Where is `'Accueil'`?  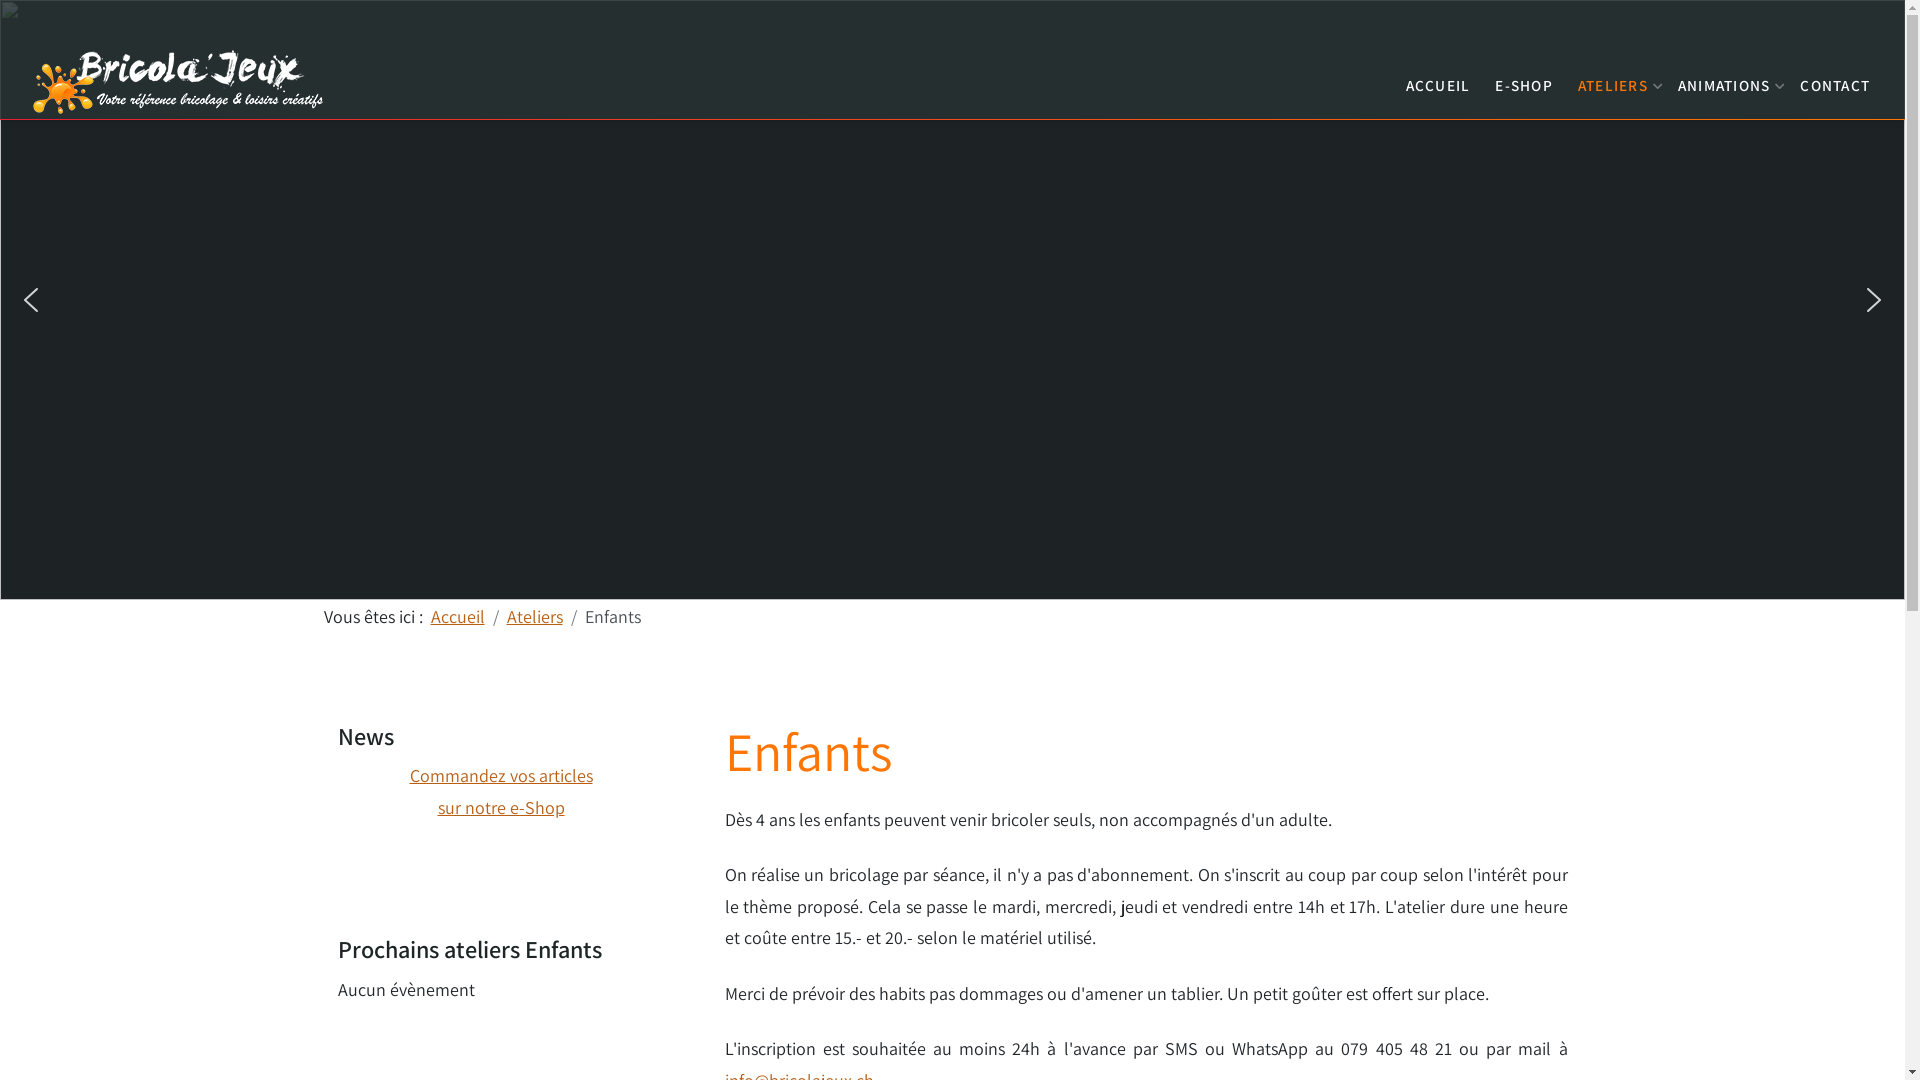 'Accueil' is located at coordinates (455, 615).